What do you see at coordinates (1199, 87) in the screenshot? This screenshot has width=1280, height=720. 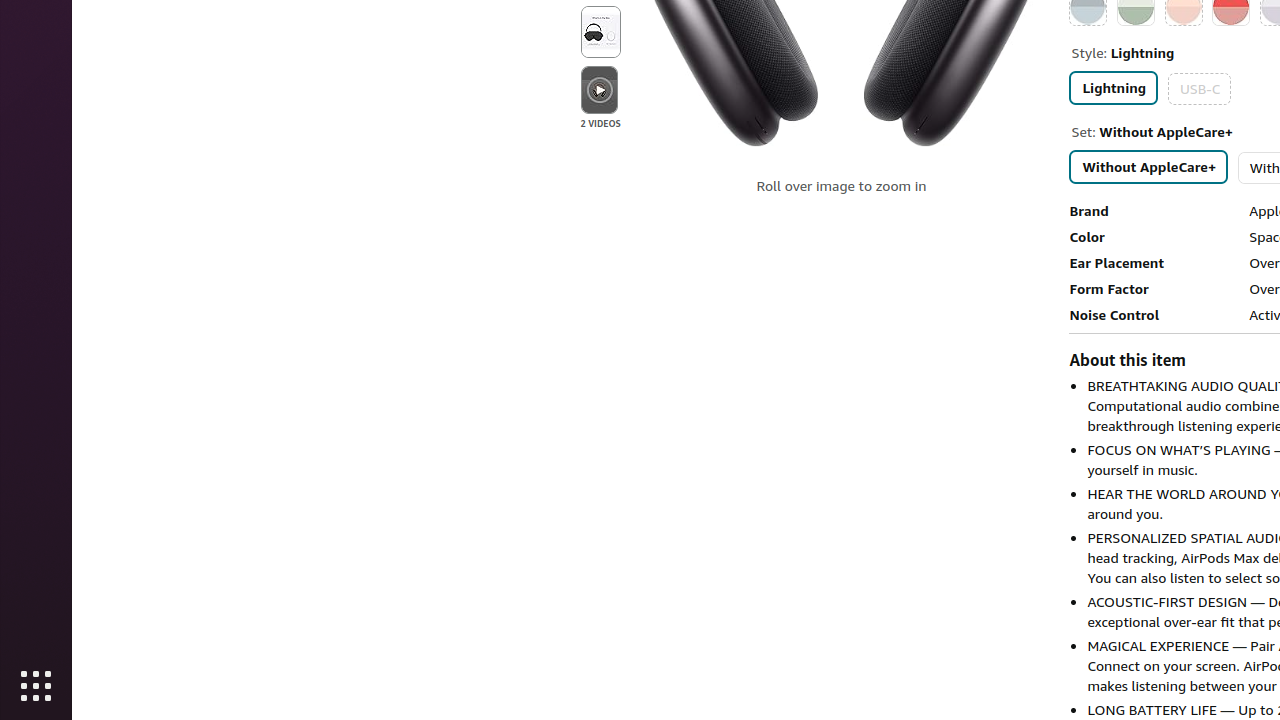 I see `'USB-C'` at bounding box center [1199, 87].